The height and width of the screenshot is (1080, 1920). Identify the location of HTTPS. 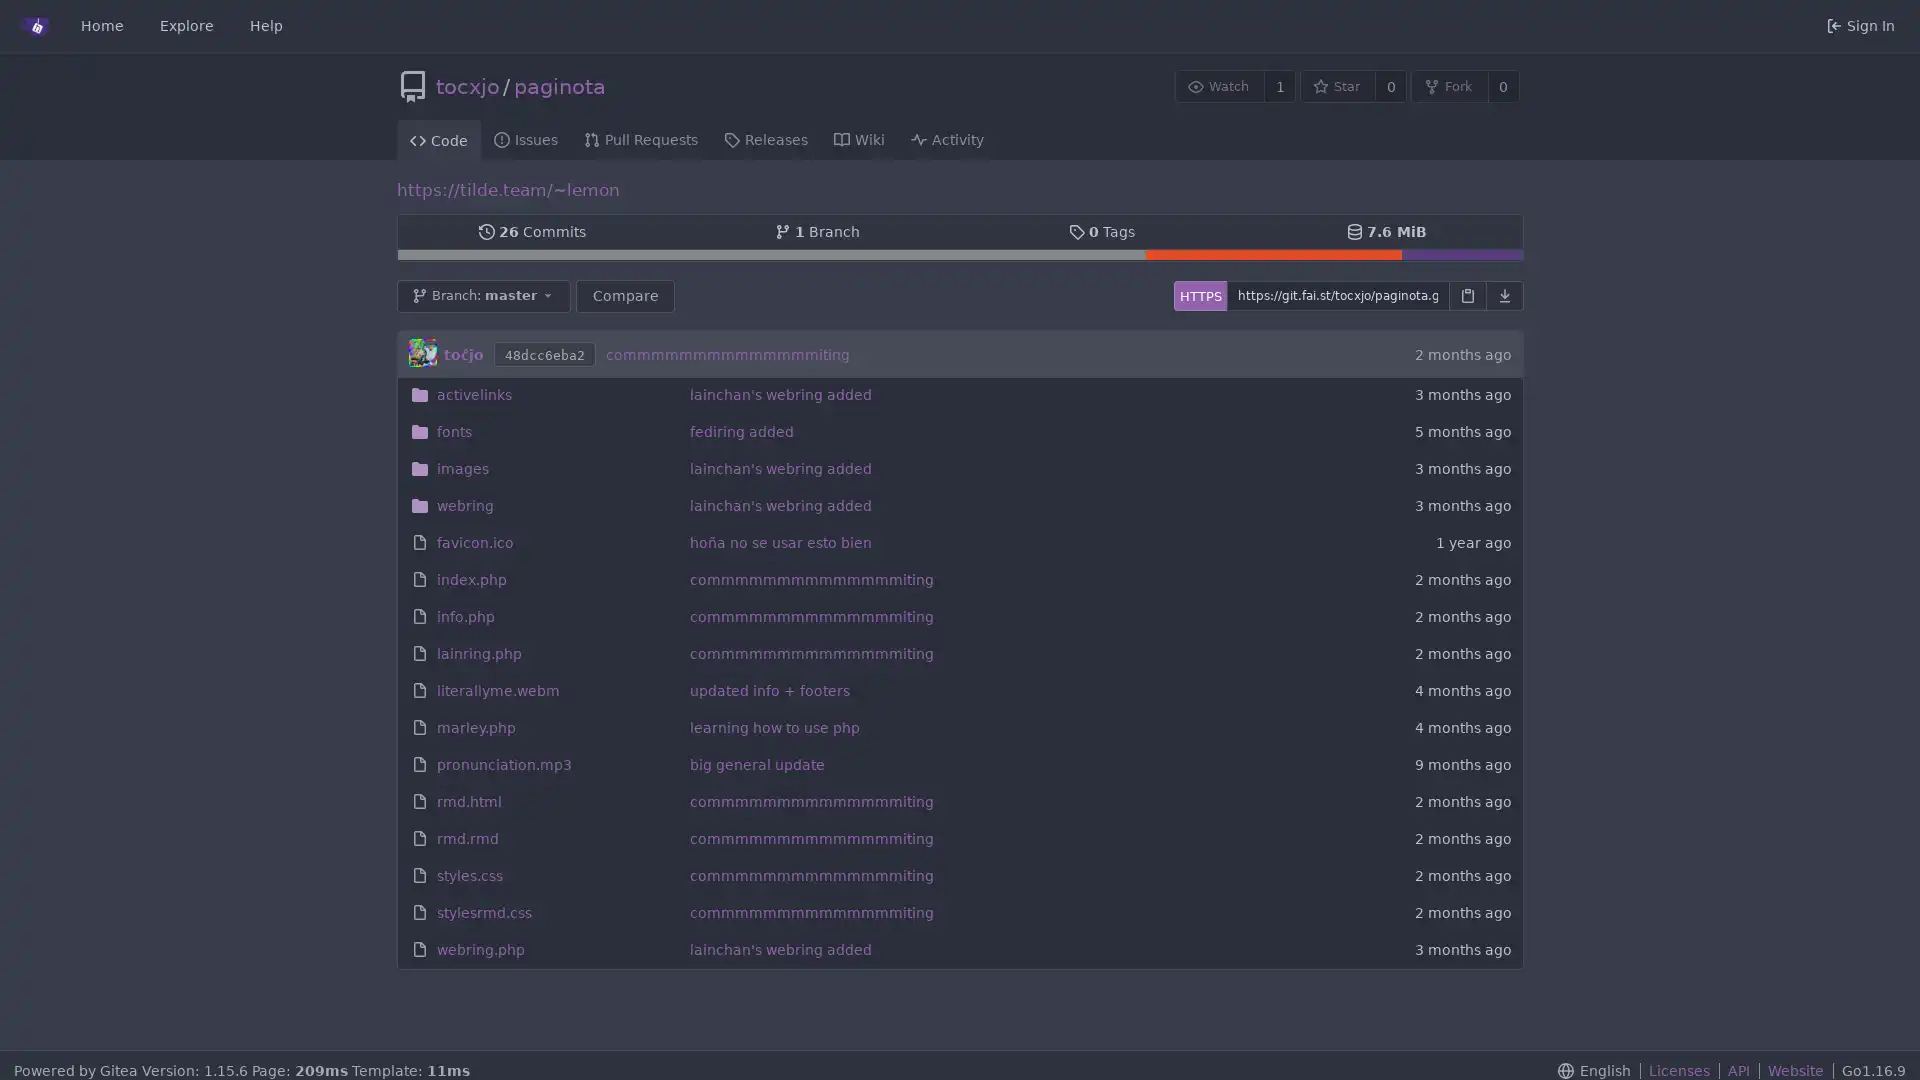
(1199, 296).